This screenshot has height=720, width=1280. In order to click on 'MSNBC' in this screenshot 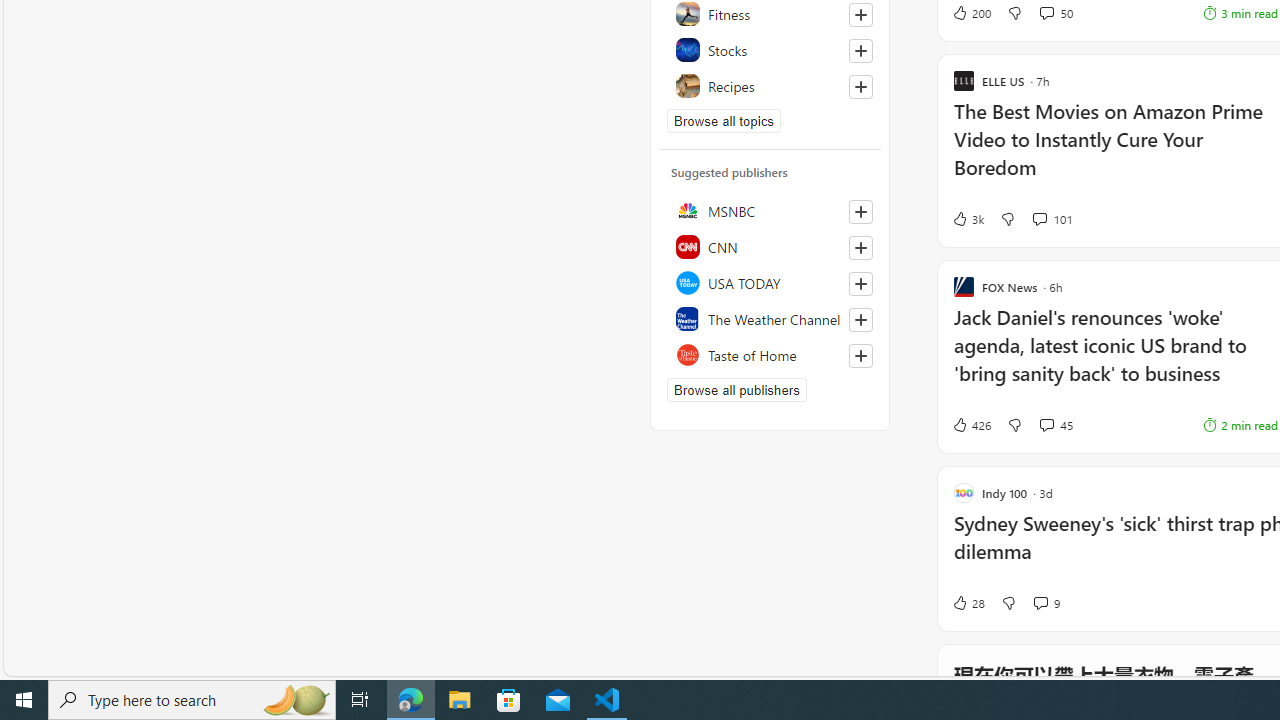, I will do `click(769, 210)`.